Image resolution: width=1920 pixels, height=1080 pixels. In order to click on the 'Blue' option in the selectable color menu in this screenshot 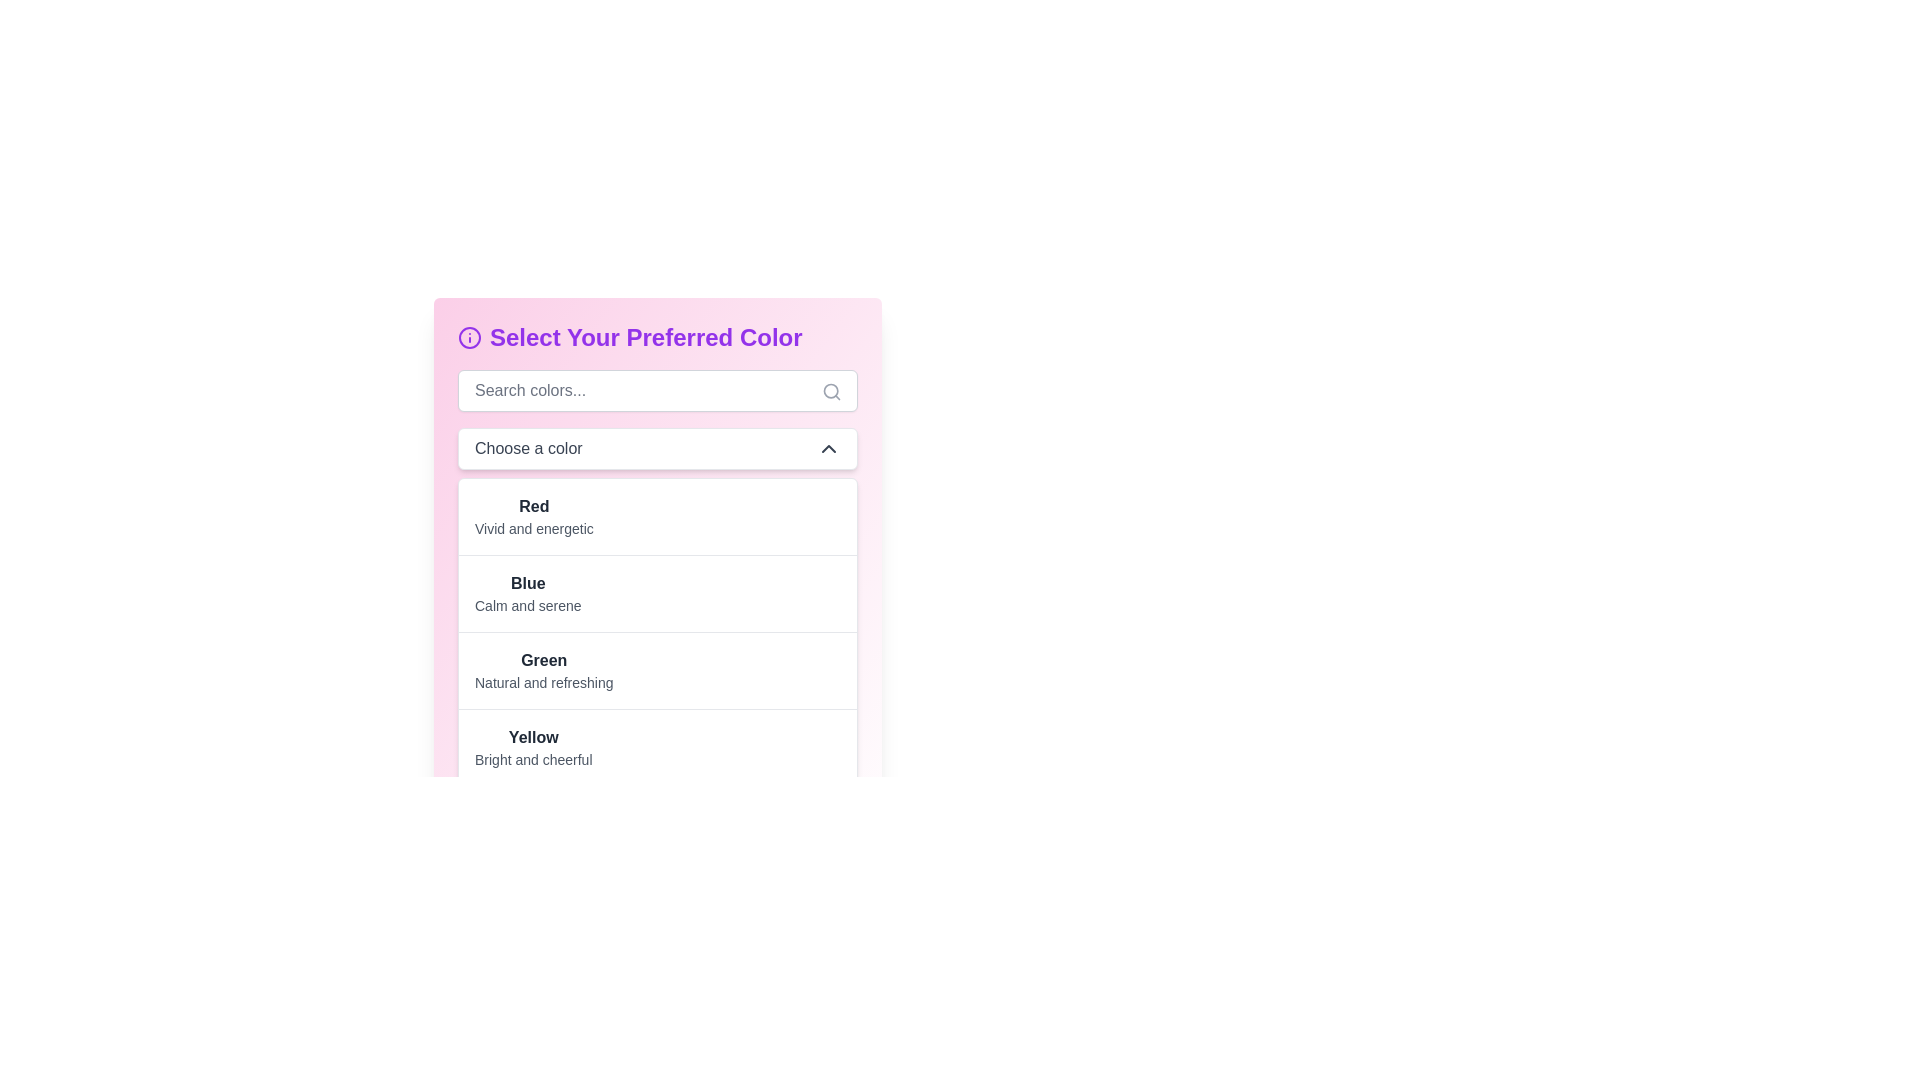, I will do `click(528, 593)`.